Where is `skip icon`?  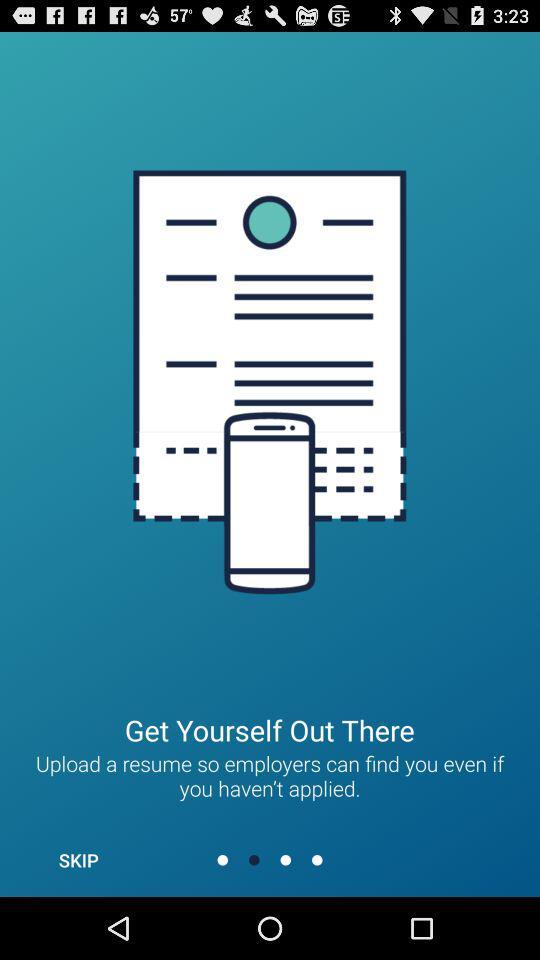 skip icon is located at coordinates (77, 859).